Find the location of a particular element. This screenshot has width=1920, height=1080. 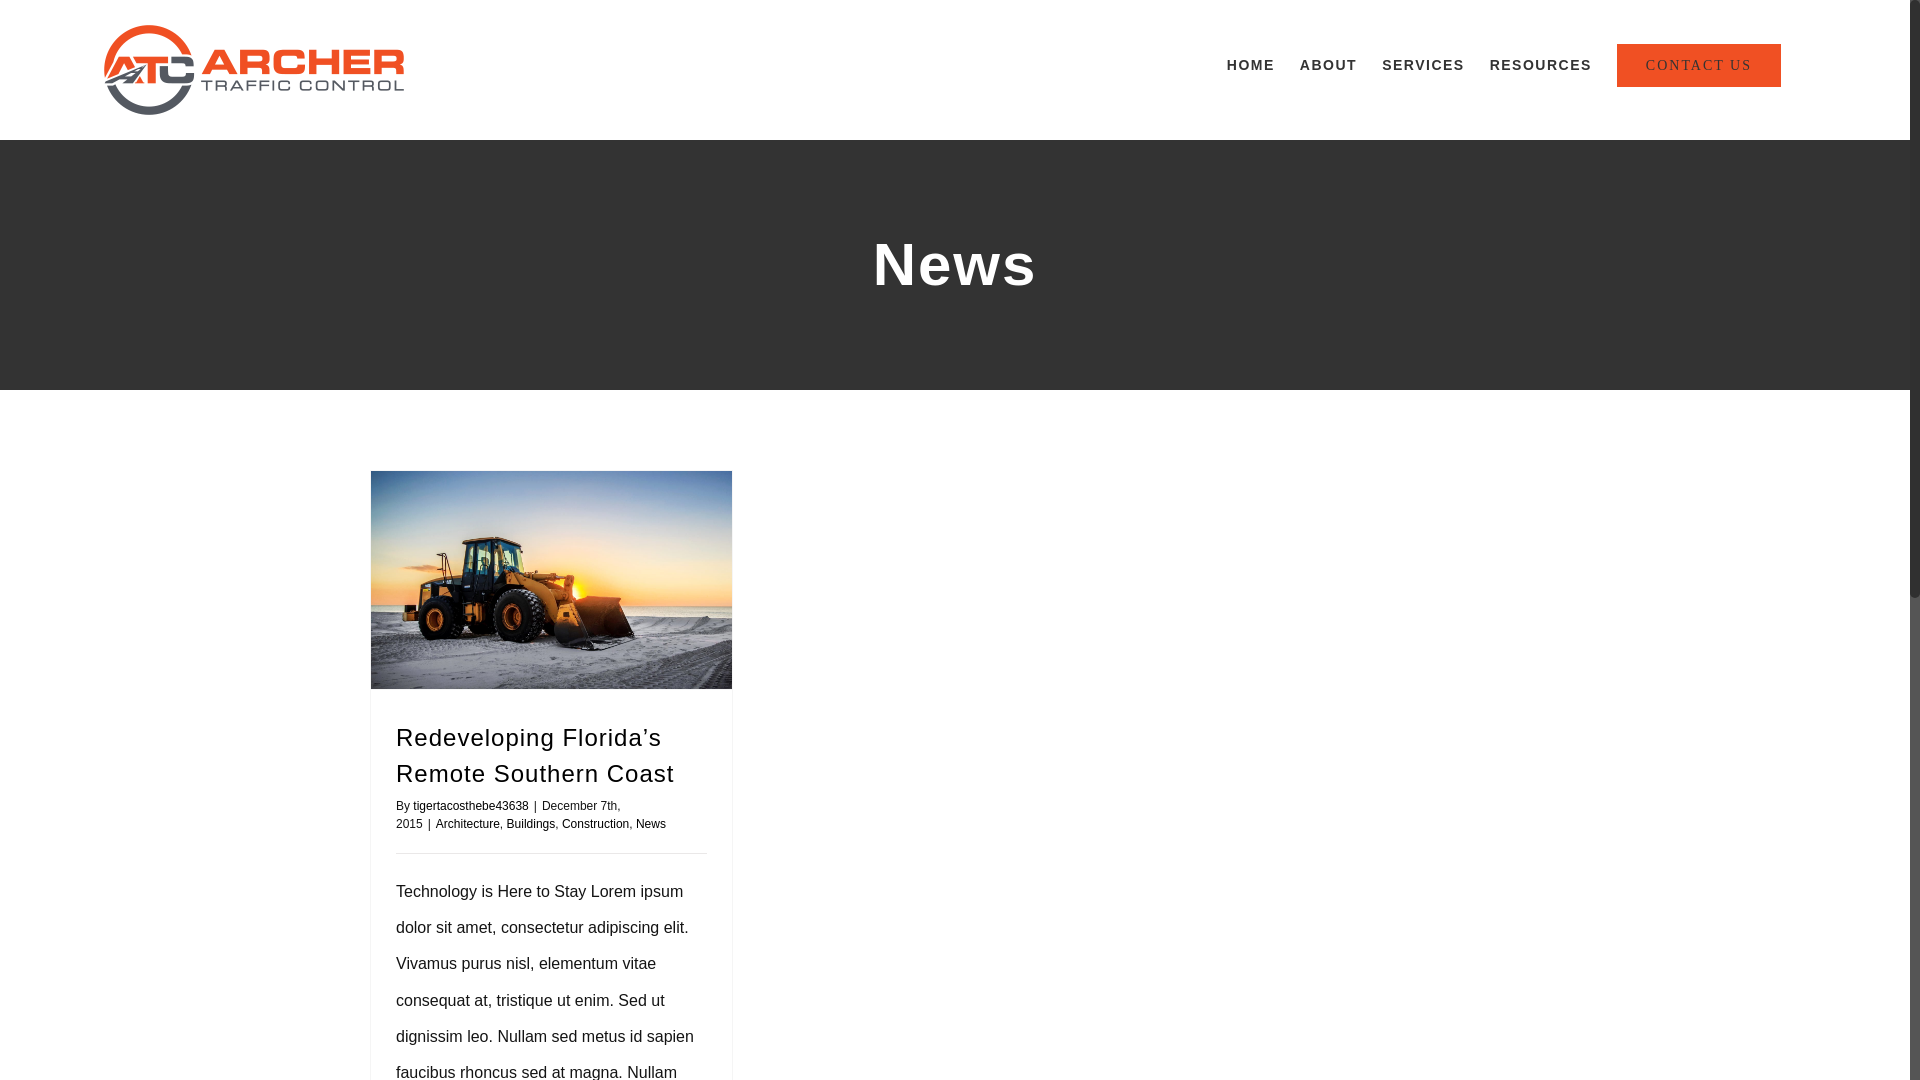

'CONTACT US' is located at coordinates (1698, 64).